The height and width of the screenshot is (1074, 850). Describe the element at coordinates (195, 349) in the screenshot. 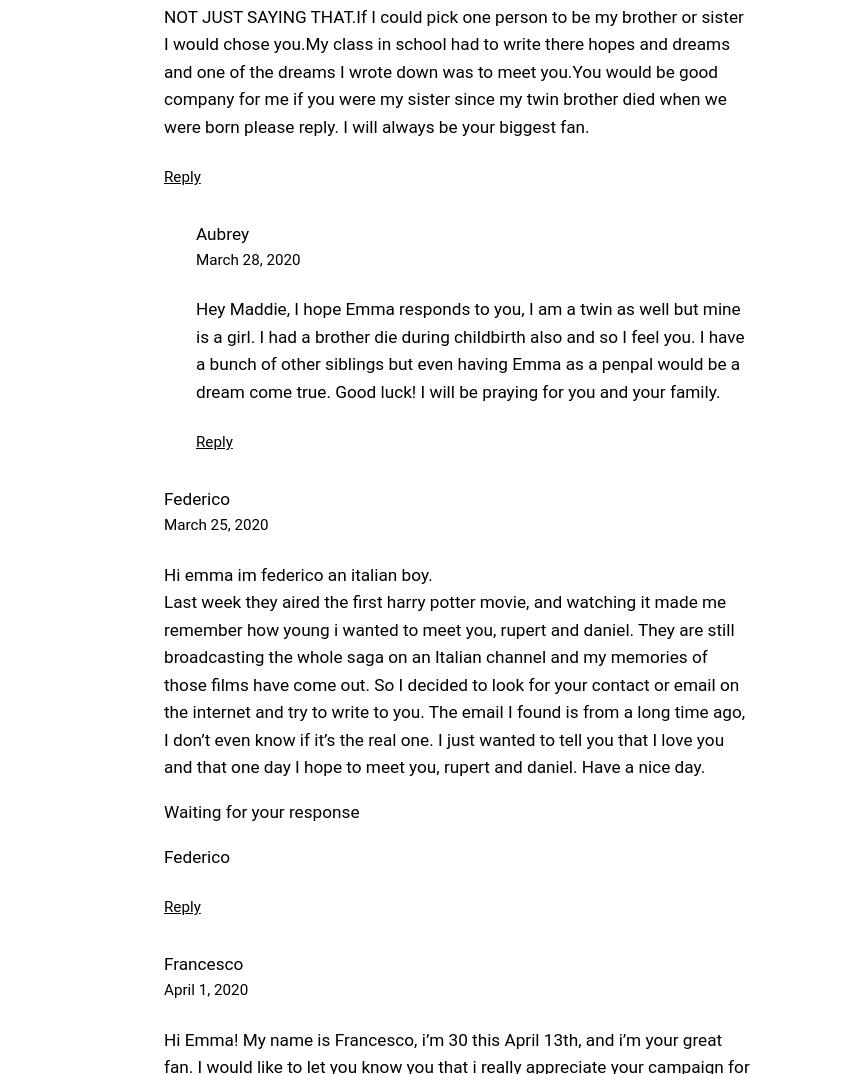

I see `'Hey Maddie, I hope Emma responds to you, I am a twin as well but mine is a girl. I had a brother die during childbirth also and so I feel you. I have a bunch of other siblings but even having Emma as a penpal would be a dream come true. Good luck! I will be praying for you and your family.'` at that location.